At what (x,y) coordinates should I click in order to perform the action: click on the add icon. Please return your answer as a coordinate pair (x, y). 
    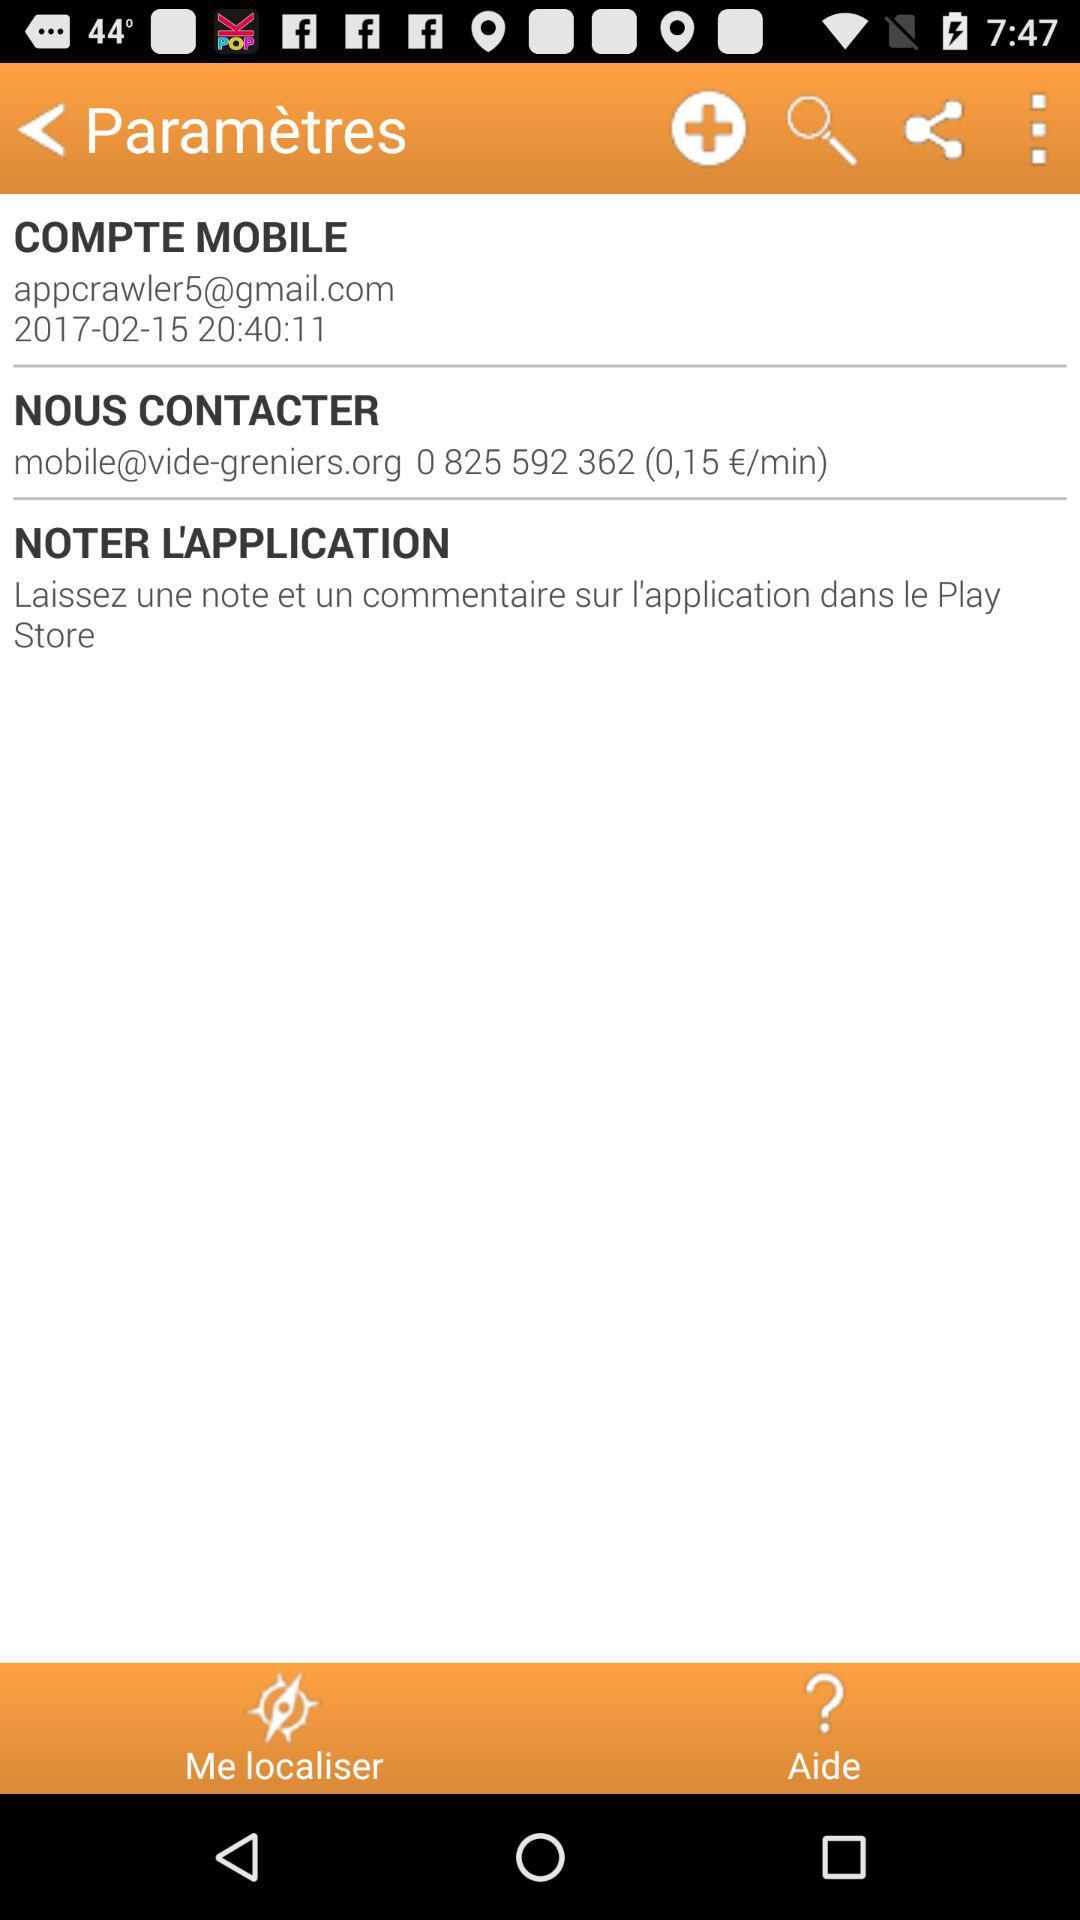
    Looking at the image, I should click on (707, 136).